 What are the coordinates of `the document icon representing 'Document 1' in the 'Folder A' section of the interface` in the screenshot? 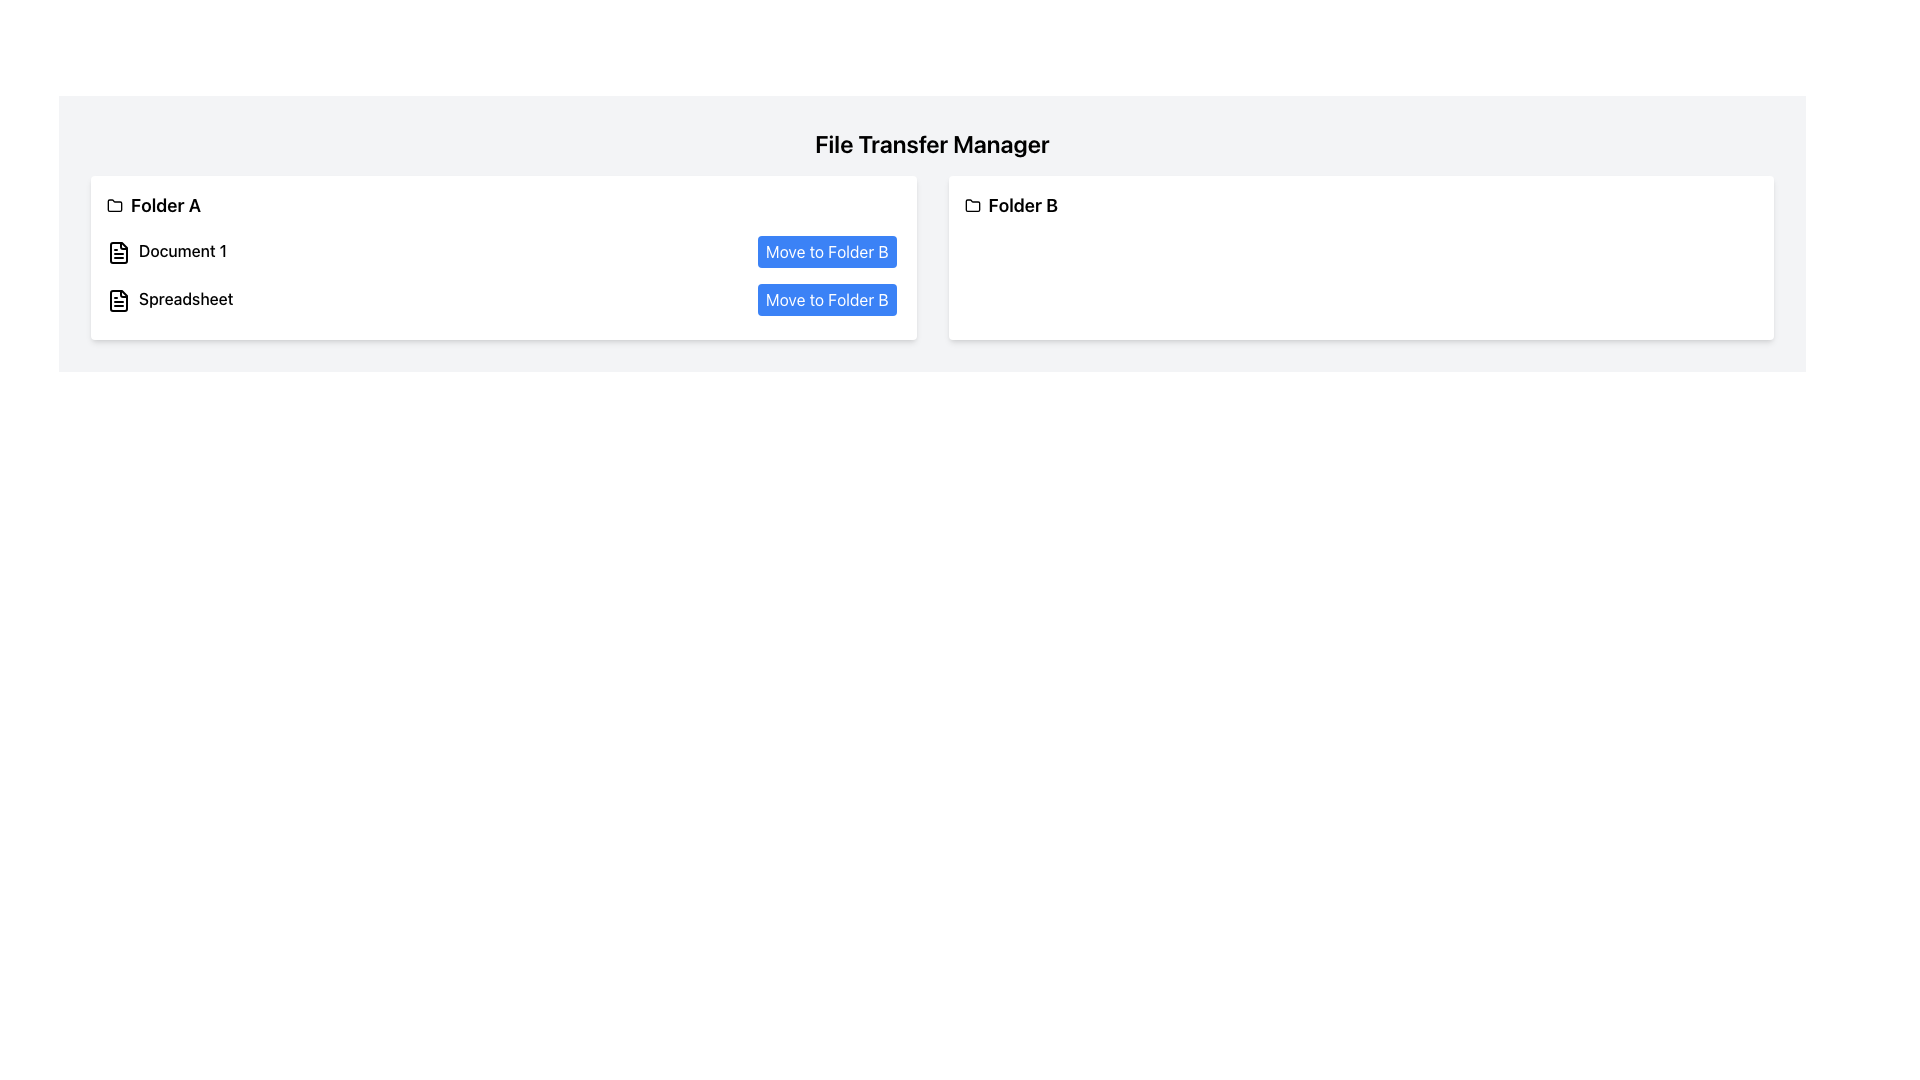 It's located at (118, 250).